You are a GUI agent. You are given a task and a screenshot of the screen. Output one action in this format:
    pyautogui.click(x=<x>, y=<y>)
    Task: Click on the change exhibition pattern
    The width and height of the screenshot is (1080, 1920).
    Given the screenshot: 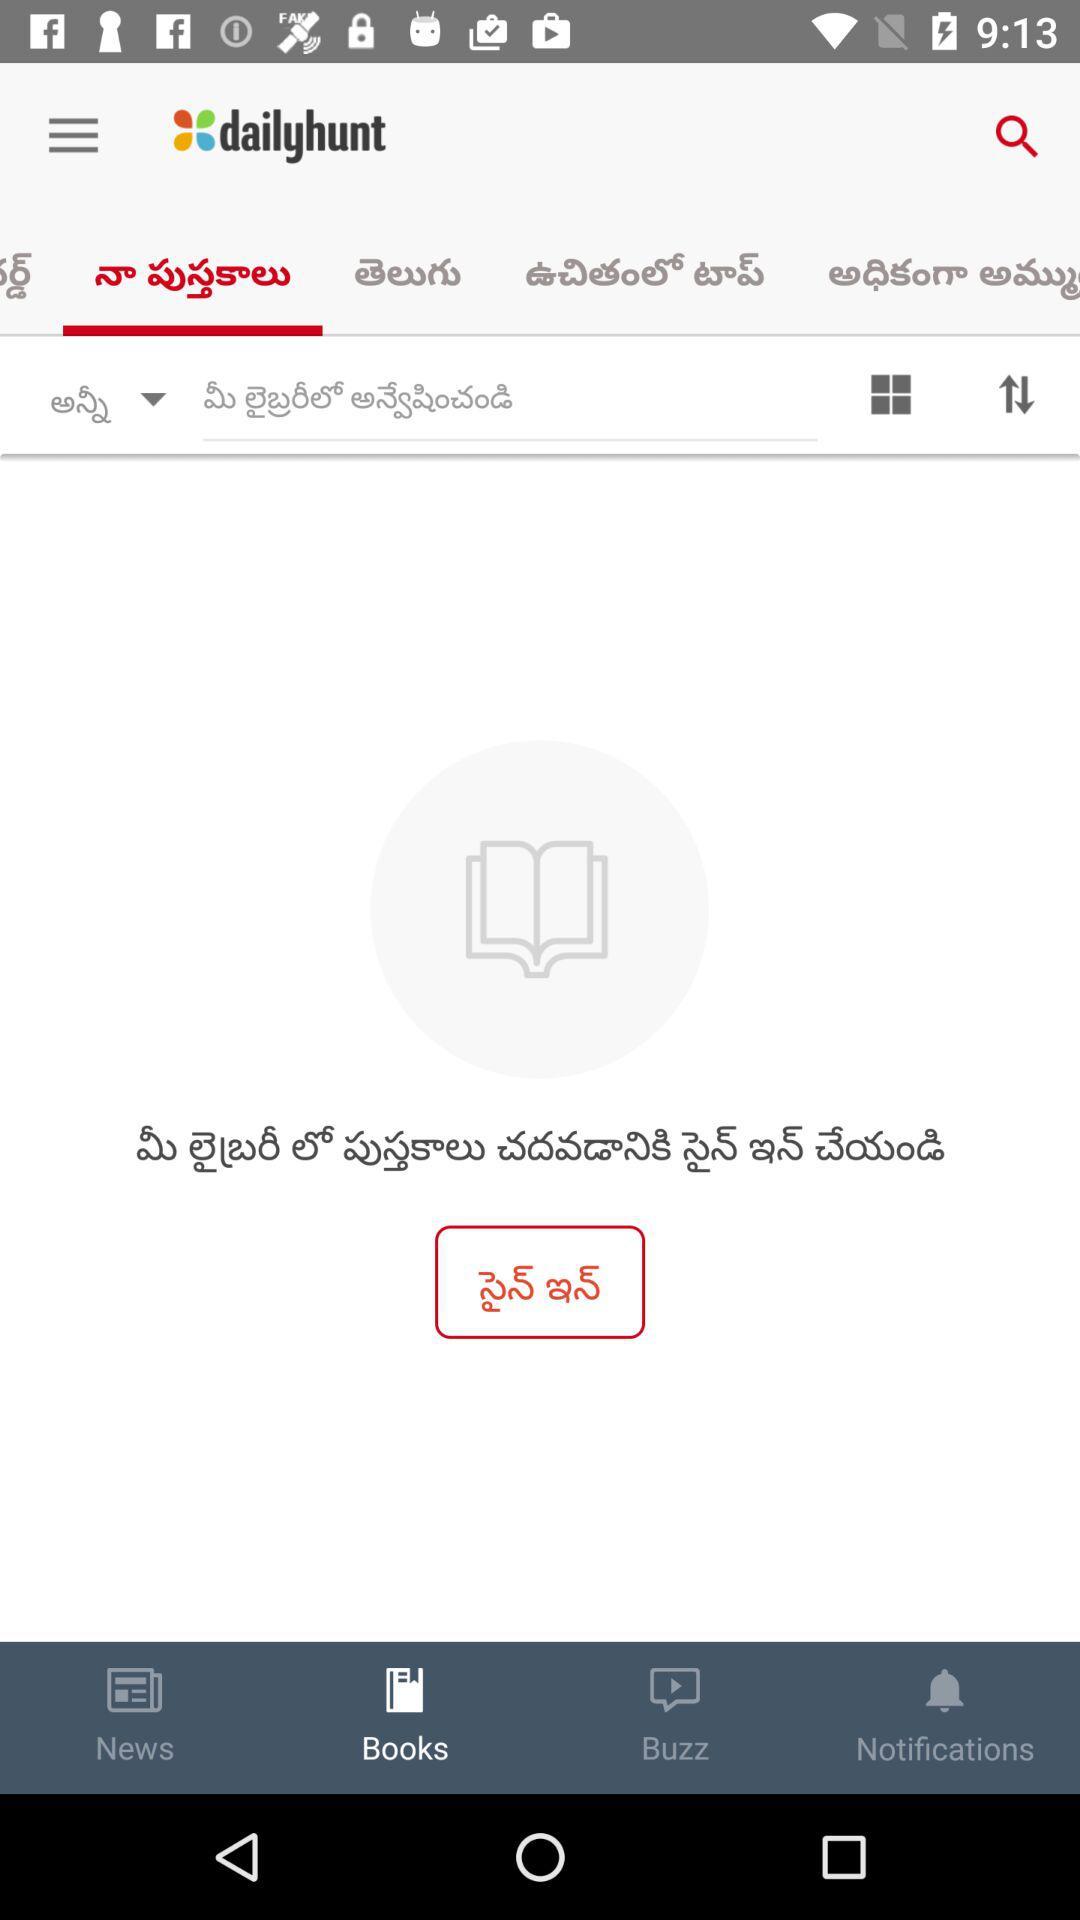 What is the action you would take?
    pyautogui.click(x=890, y=399)
    